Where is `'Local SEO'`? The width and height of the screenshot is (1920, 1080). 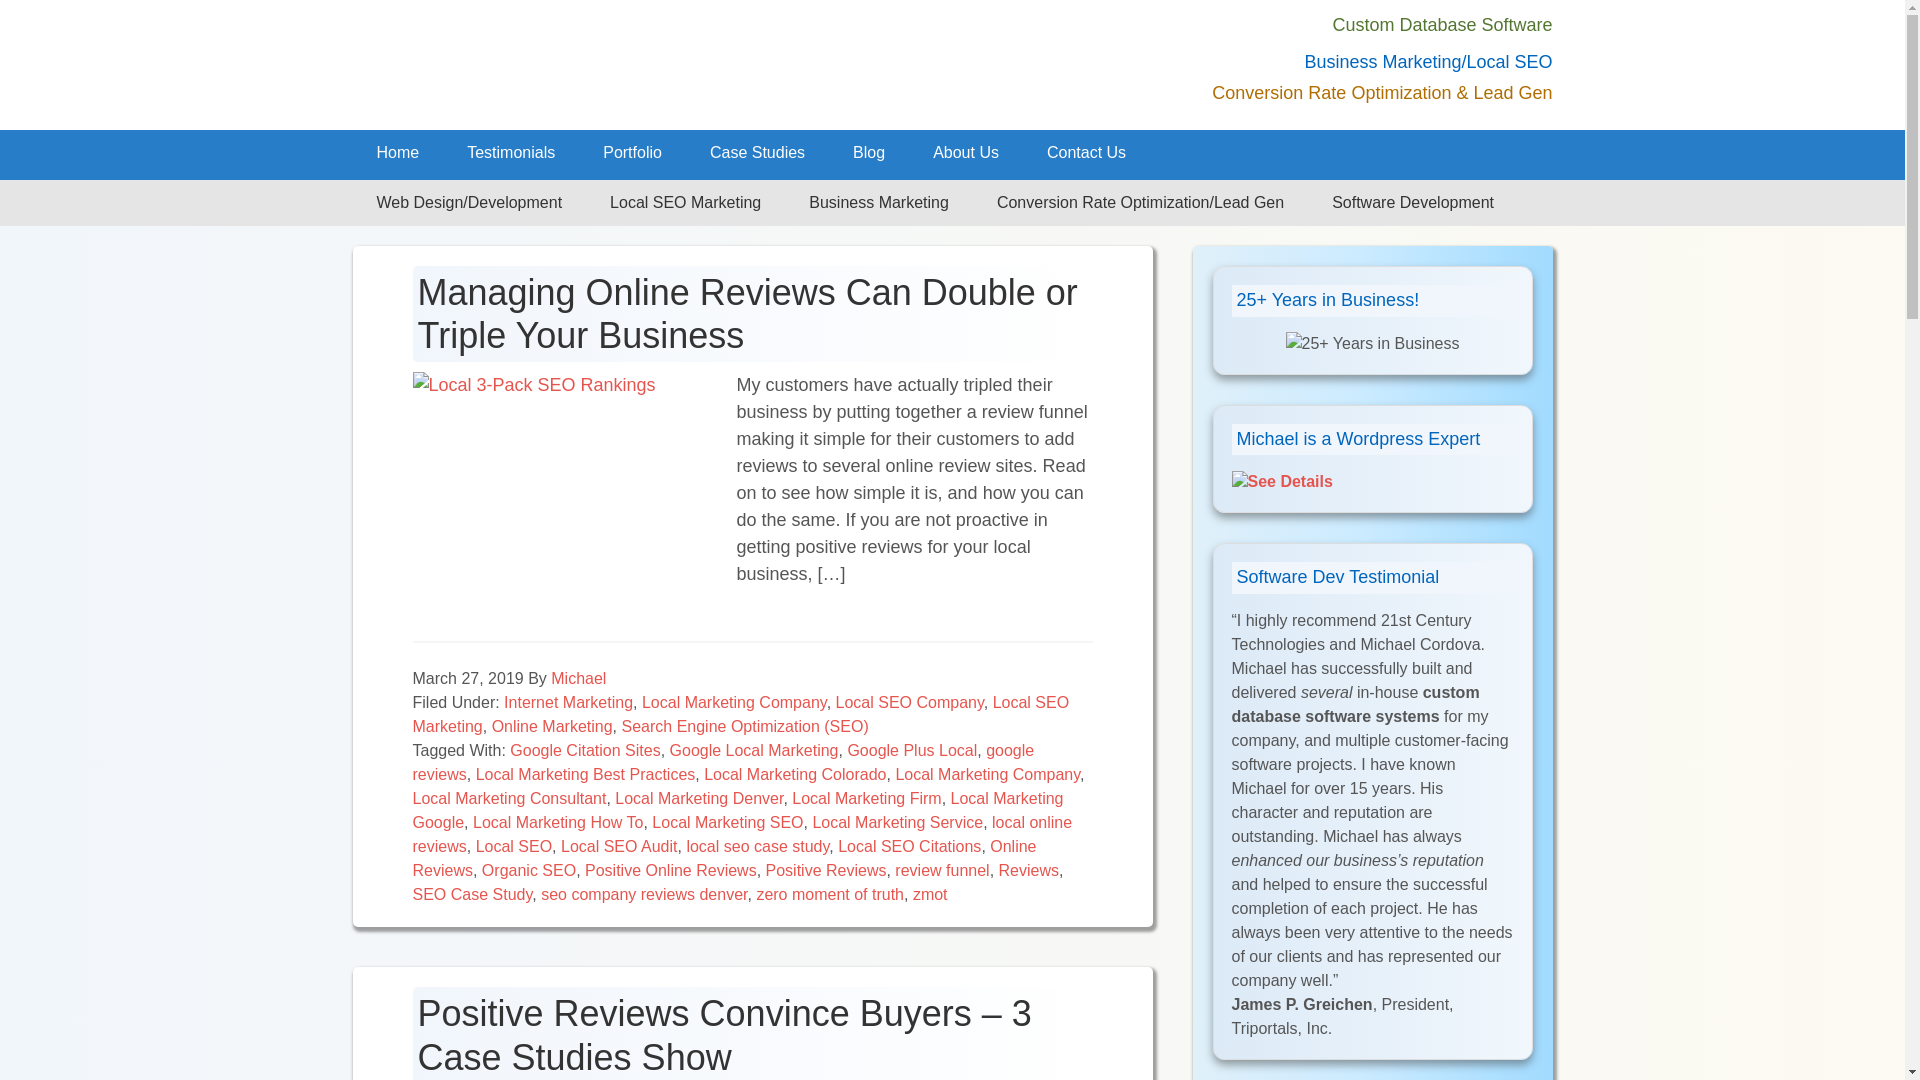 'Local SEO' is located at coordinates (513, 846).